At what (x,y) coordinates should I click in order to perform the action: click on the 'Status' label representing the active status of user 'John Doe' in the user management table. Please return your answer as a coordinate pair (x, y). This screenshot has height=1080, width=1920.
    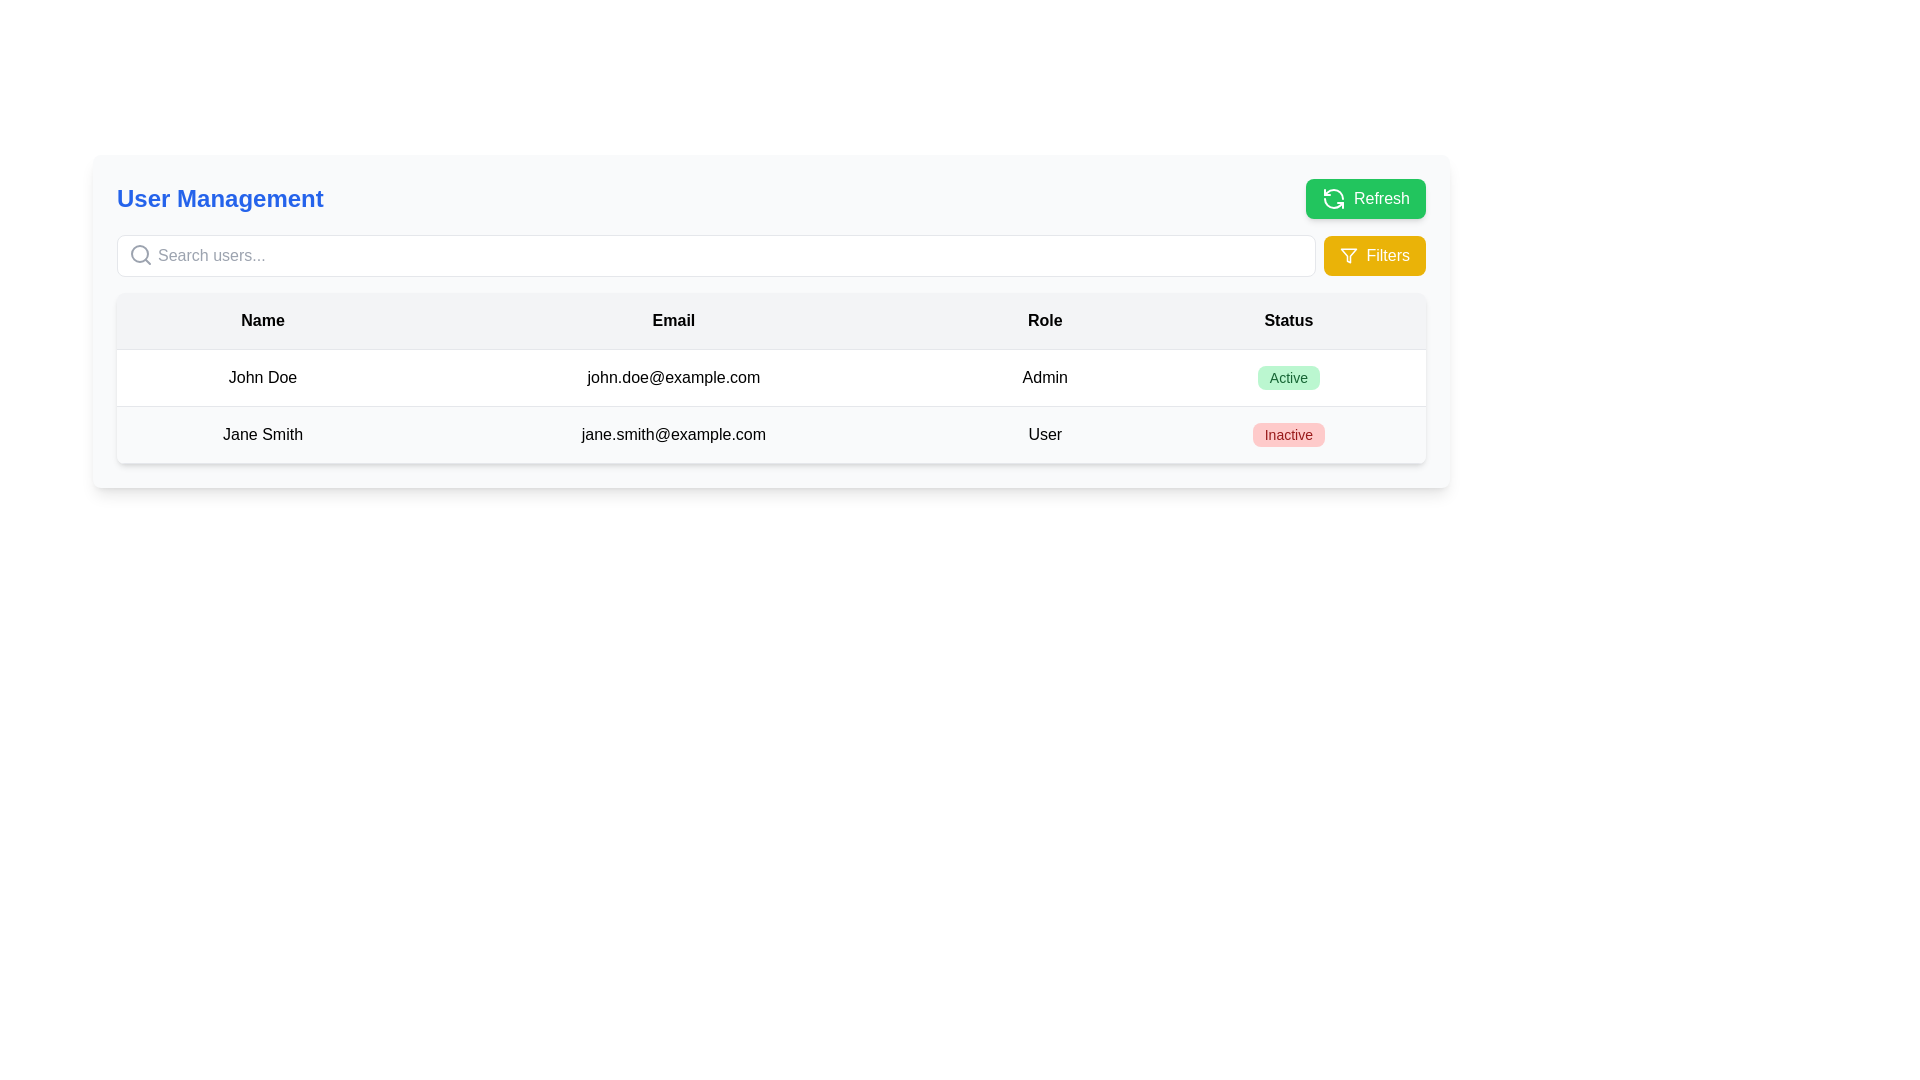
    Looking at the image, I should click on (1288, 378).